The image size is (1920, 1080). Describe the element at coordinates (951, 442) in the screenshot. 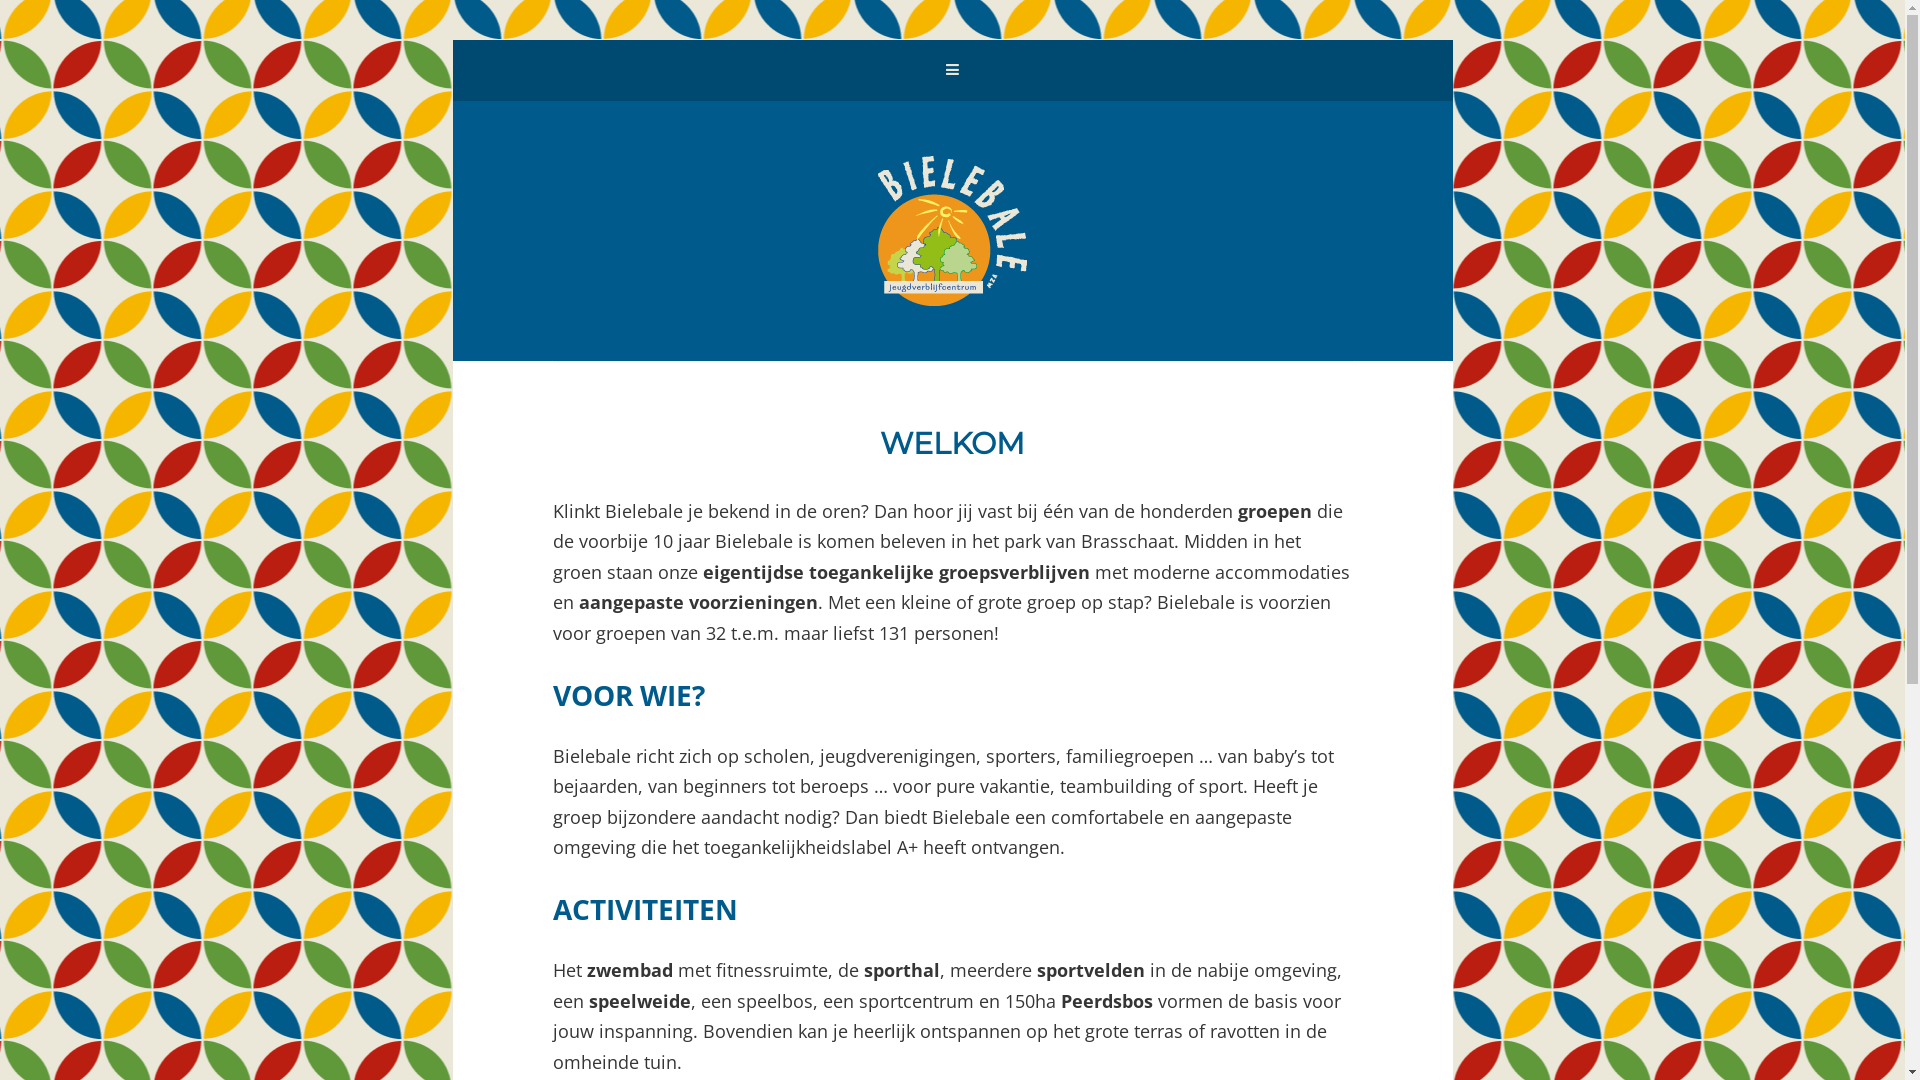

I see `'WELKOM'` at that location.